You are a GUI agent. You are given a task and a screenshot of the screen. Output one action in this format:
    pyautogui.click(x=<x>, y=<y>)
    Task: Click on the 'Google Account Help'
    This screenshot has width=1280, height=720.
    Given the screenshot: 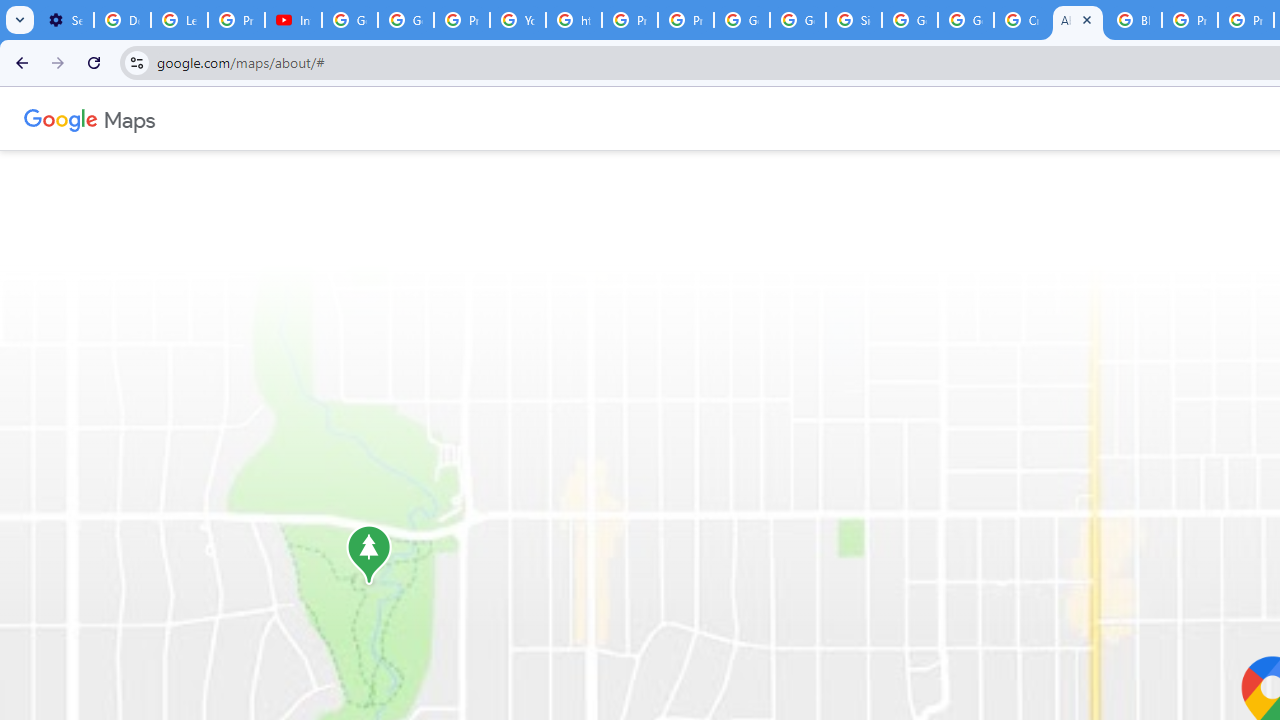 What is the action you would take?
    pyautogui.click(x=350, y=20)
    